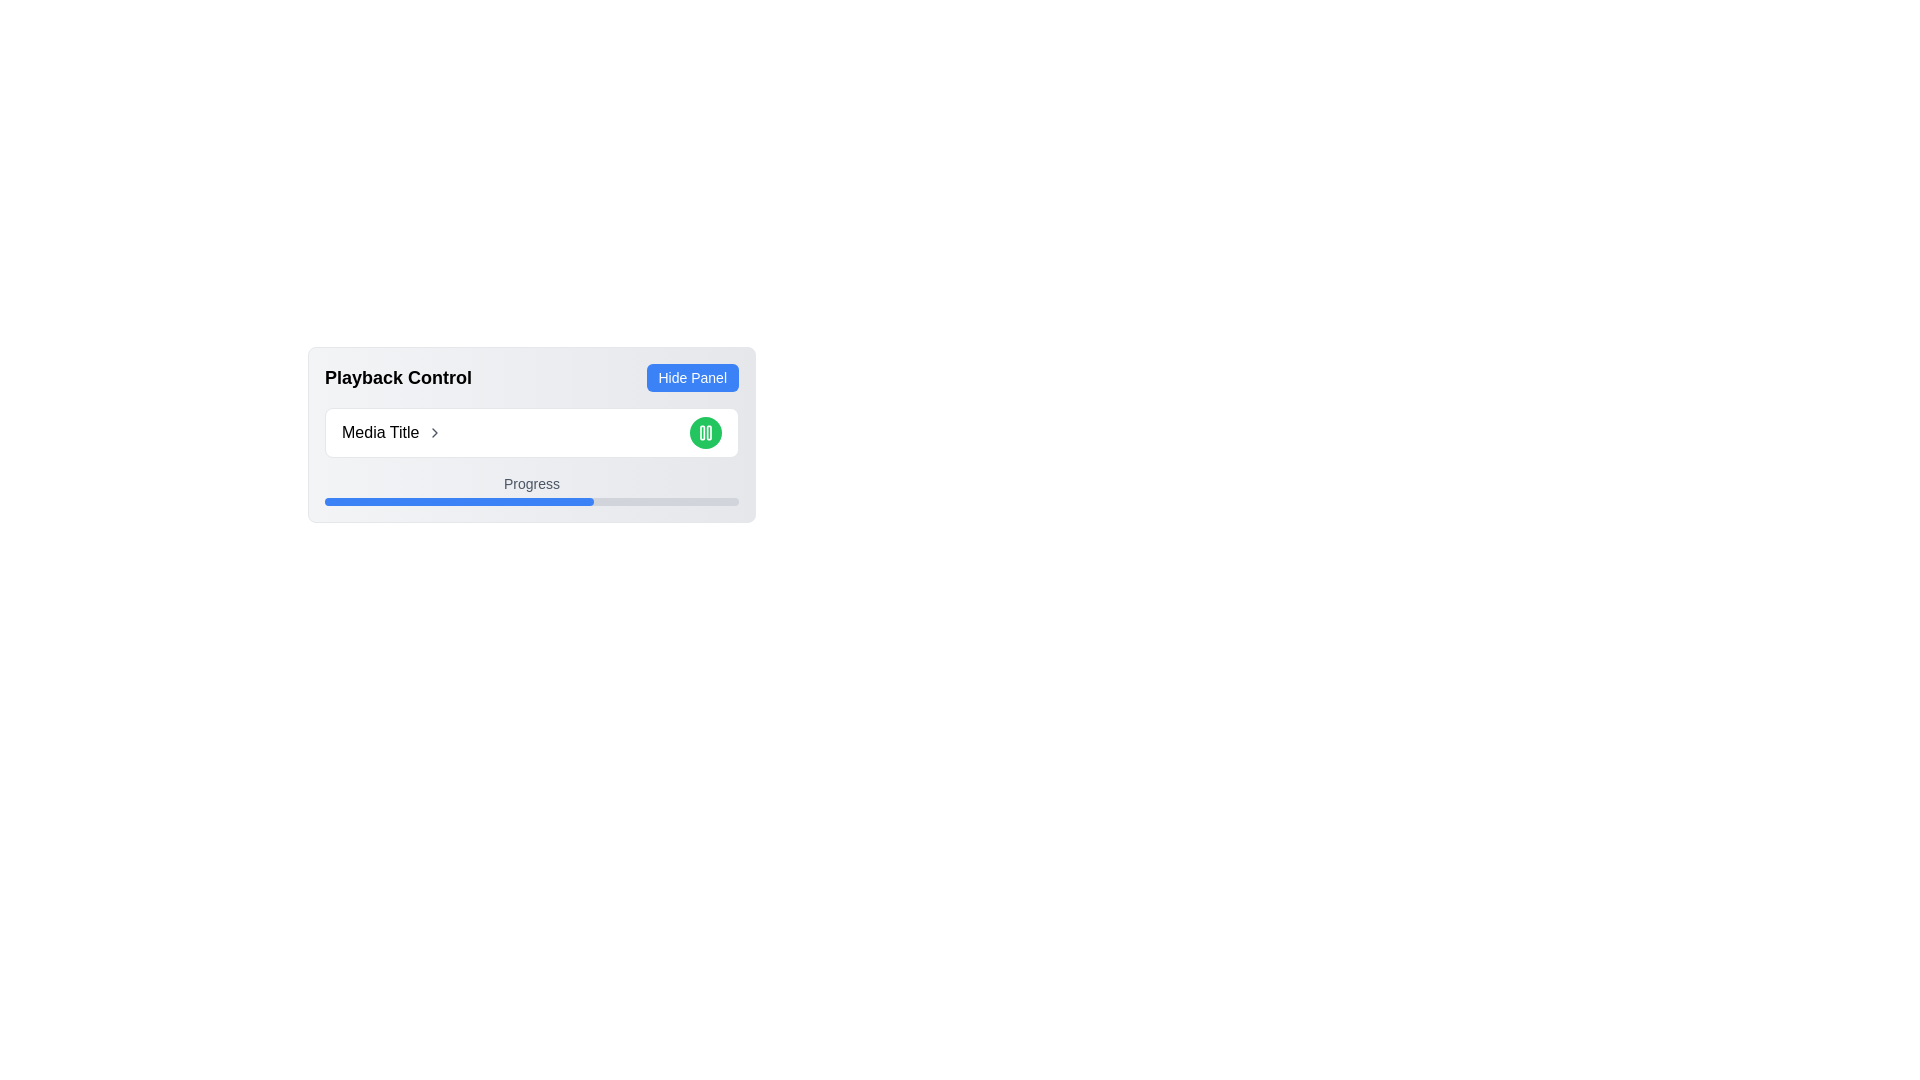 The image size is (1920, 1080). I want to click on the pause button located to the right of the text 'Media Title >', so click(705, 431).